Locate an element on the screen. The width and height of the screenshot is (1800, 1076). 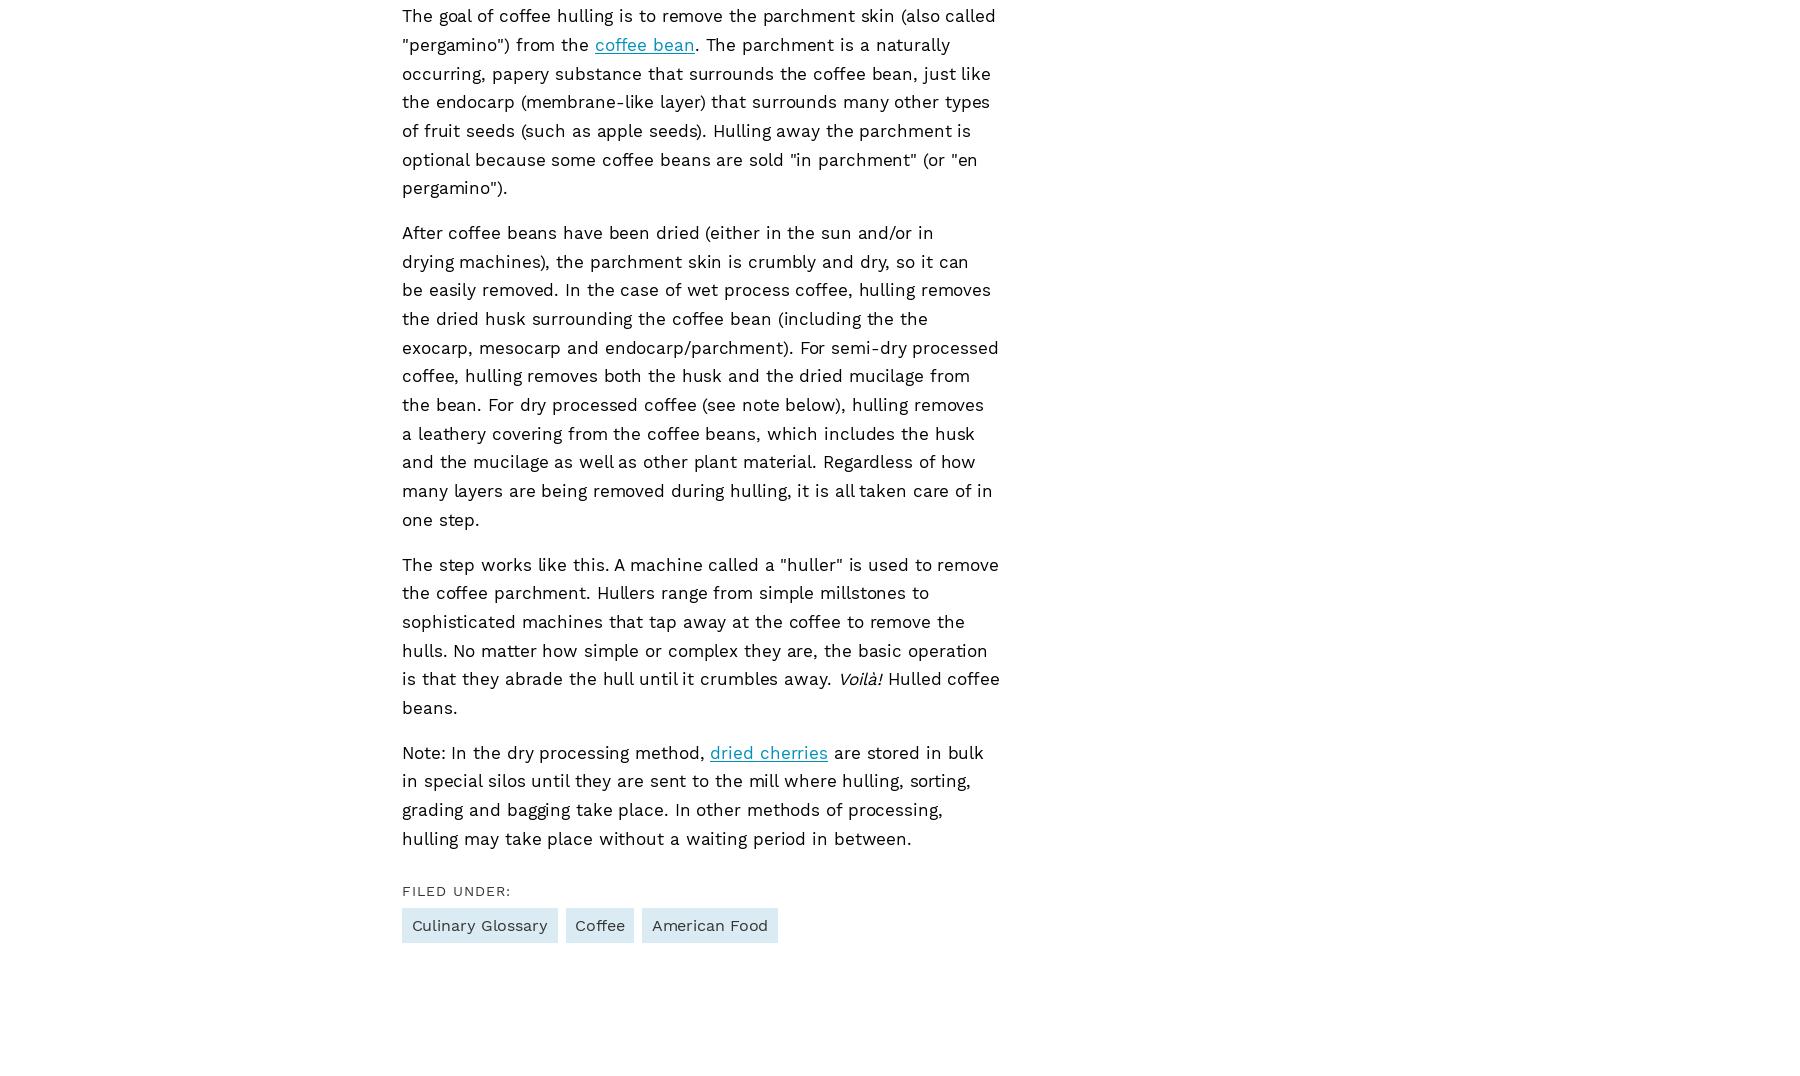
'coffee bean' is located at coordinates (644, 43).